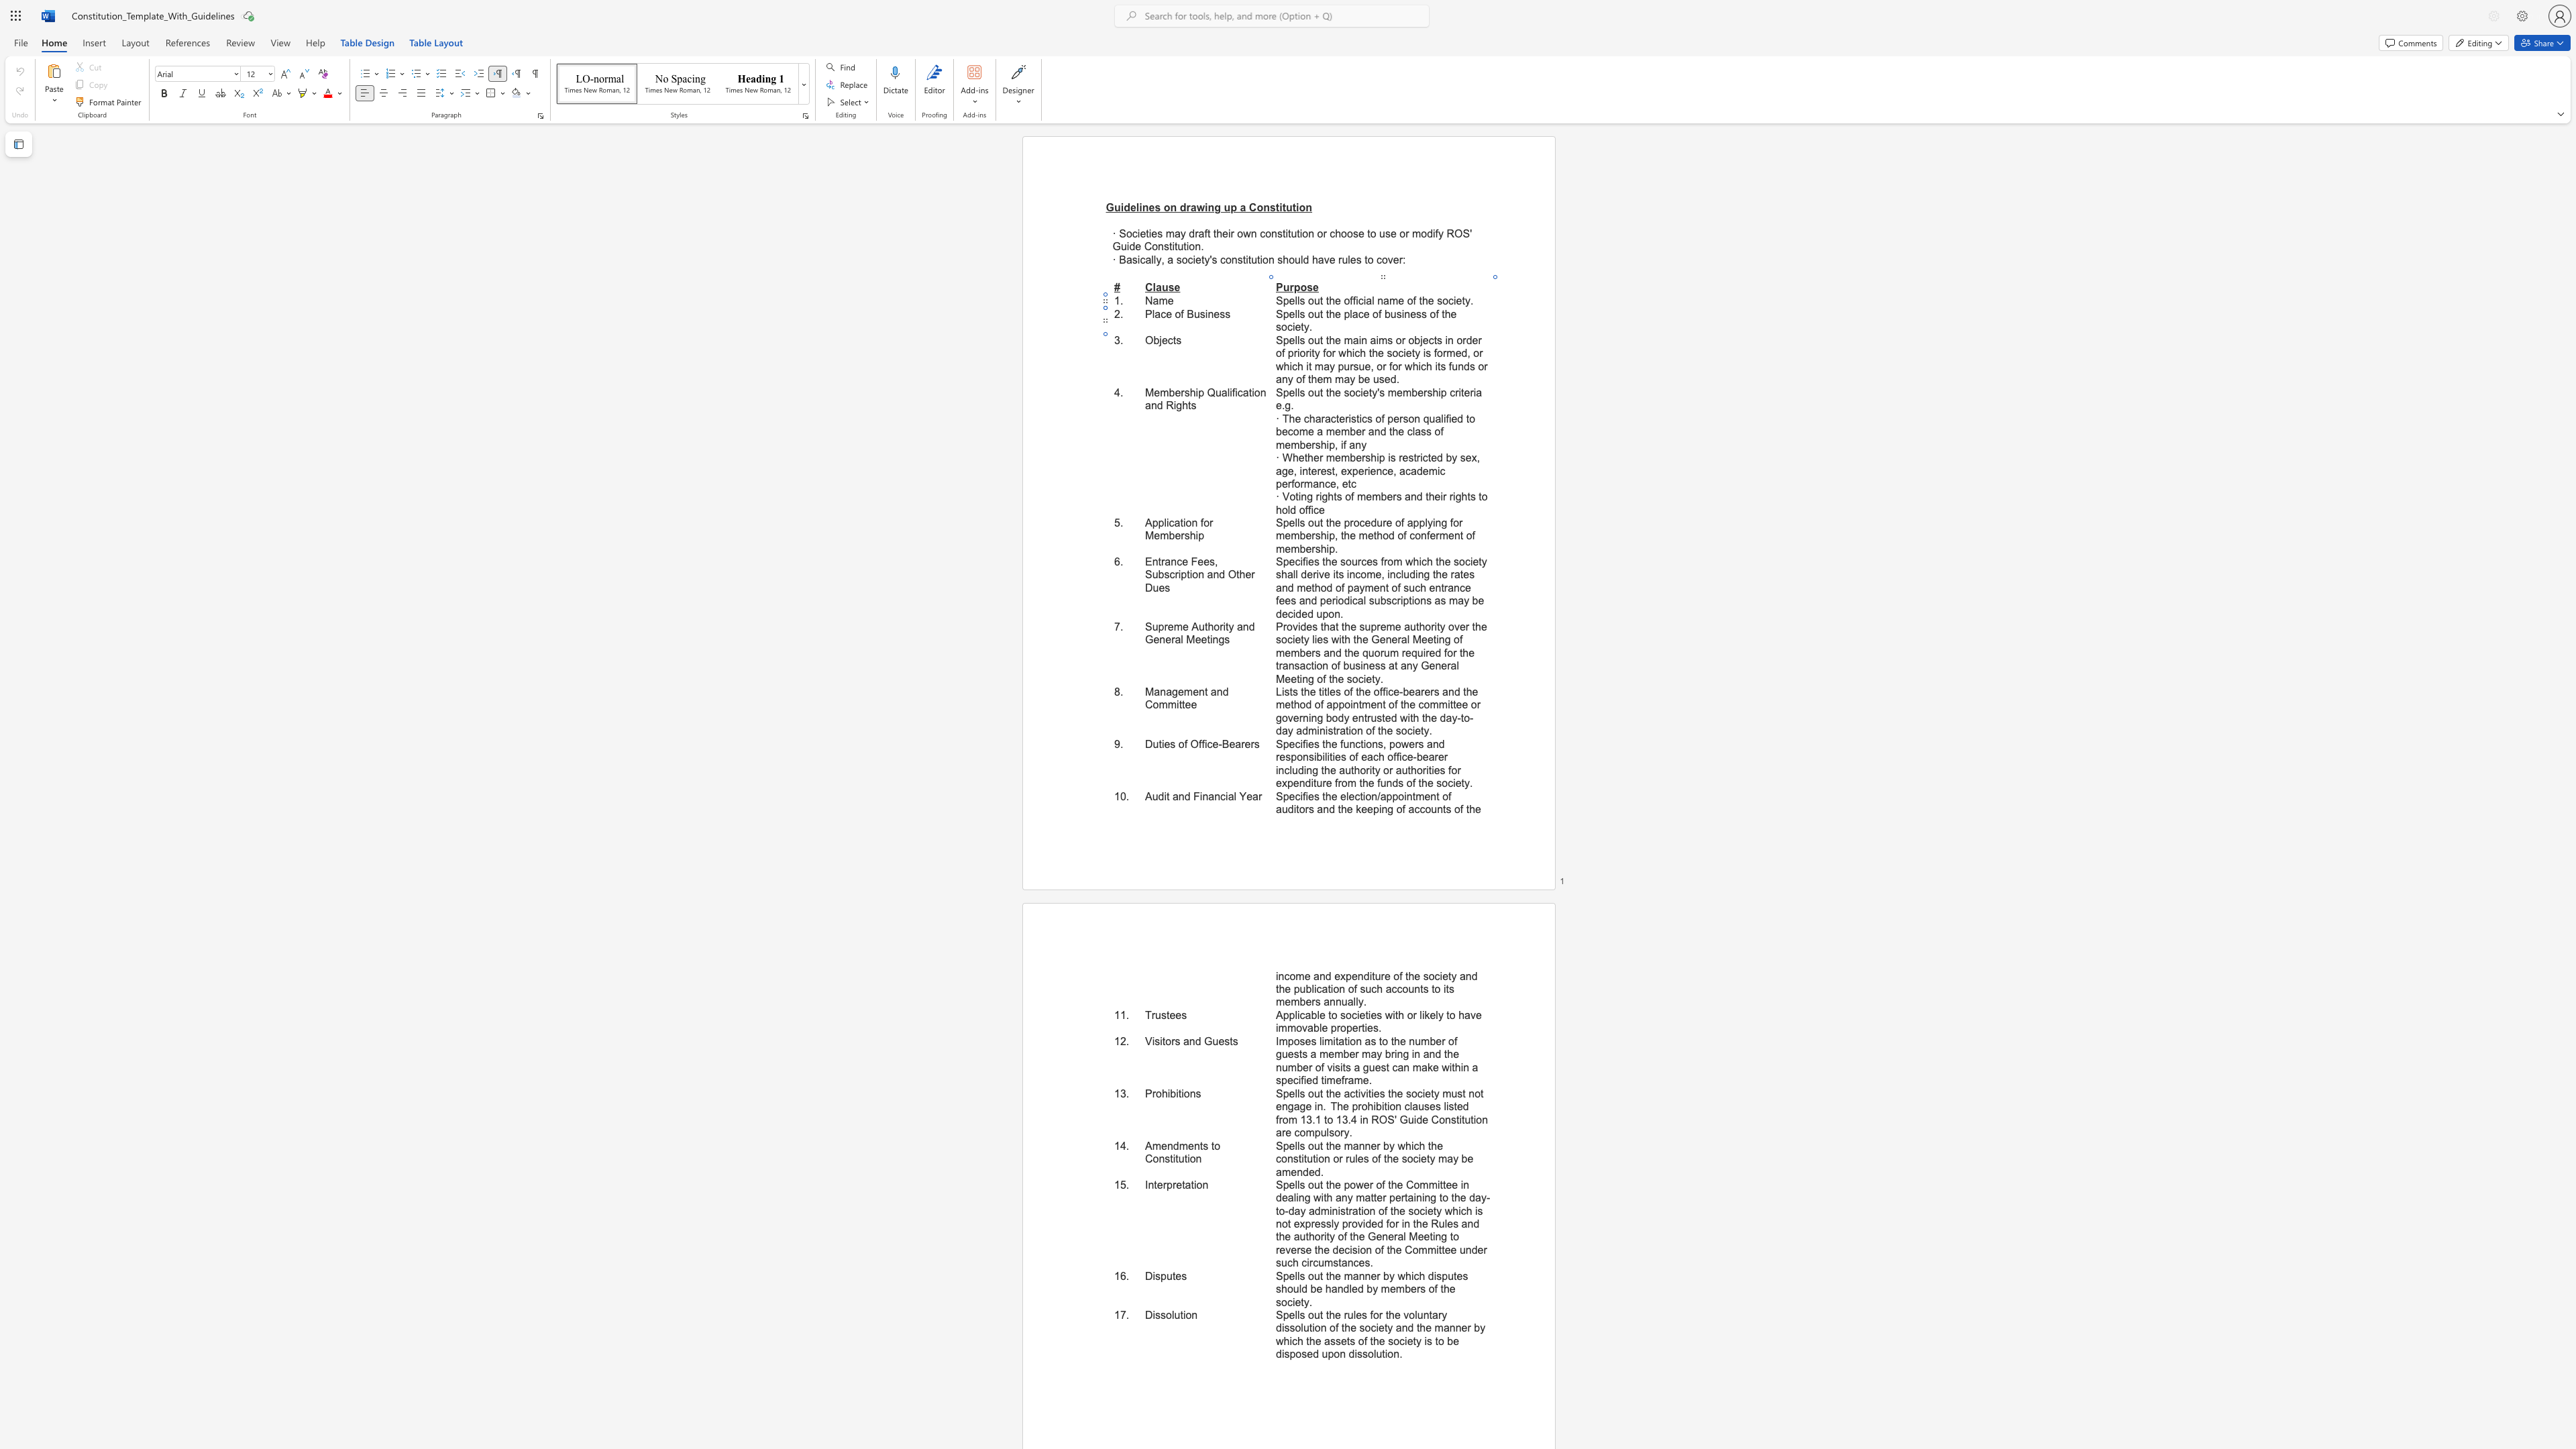 The image size is (2576, 1449). What do you see at coordinates (1408, 353) in the screenshot?
I see `the 6th character "e" in the text` at bounding box center [1408, 353].